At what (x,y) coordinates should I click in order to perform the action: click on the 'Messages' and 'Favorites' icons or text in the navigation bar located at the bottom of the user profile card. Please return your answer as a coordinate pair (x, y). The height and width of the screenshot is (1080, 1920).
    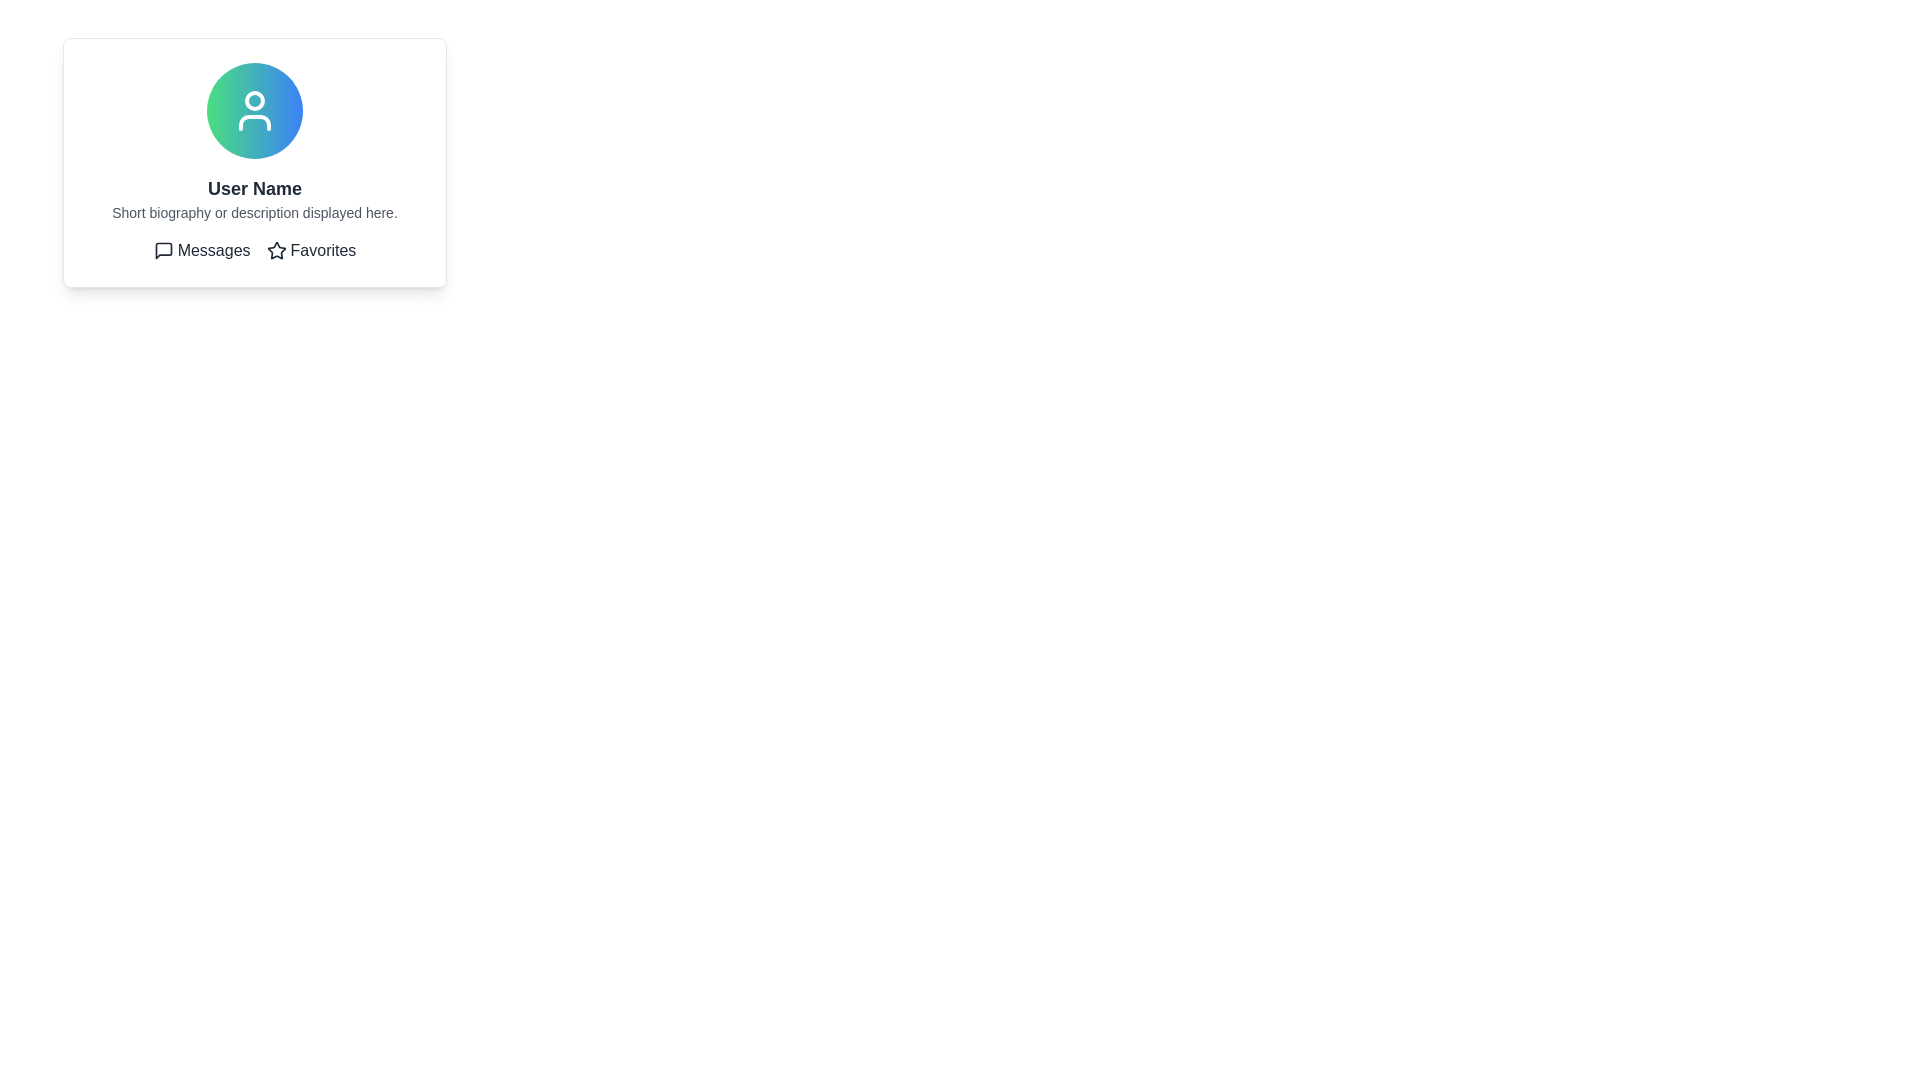
    Looking at the image, I should click on (253, 249).